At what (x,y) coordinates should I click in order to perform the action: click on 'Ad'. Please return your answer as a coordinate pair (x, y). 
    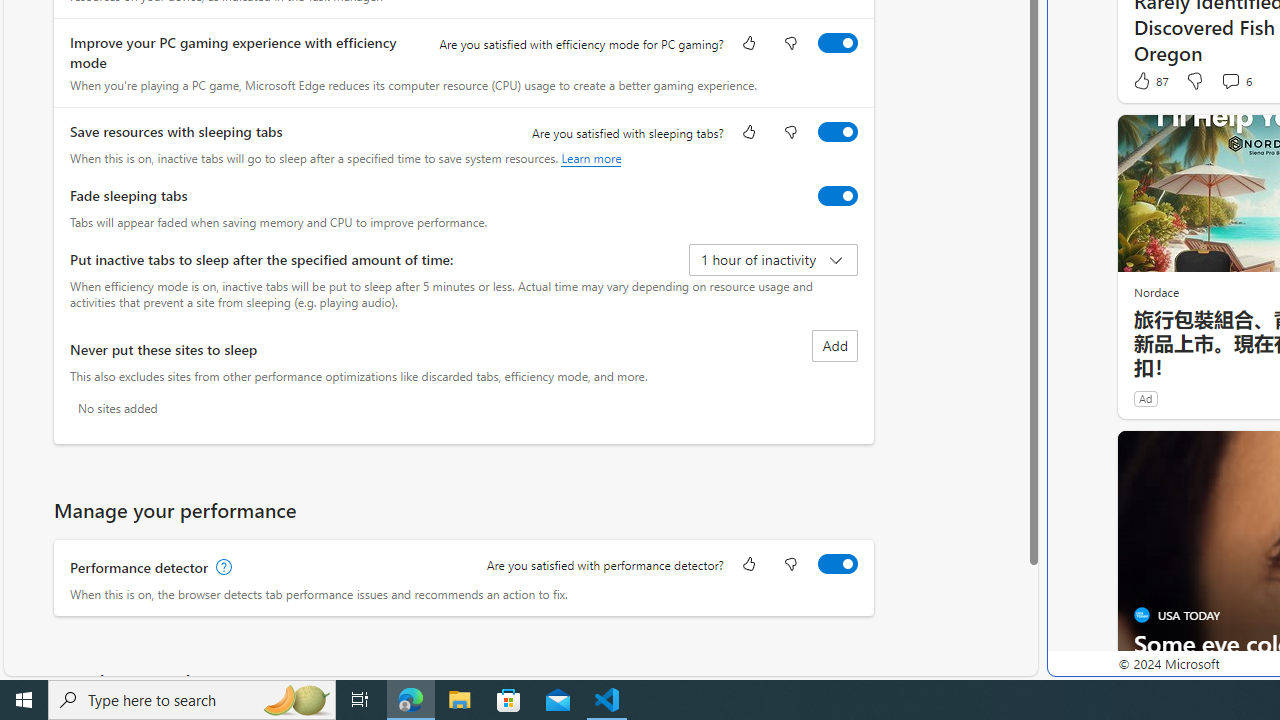
    Looking at the image, I should click on (1145, 398).